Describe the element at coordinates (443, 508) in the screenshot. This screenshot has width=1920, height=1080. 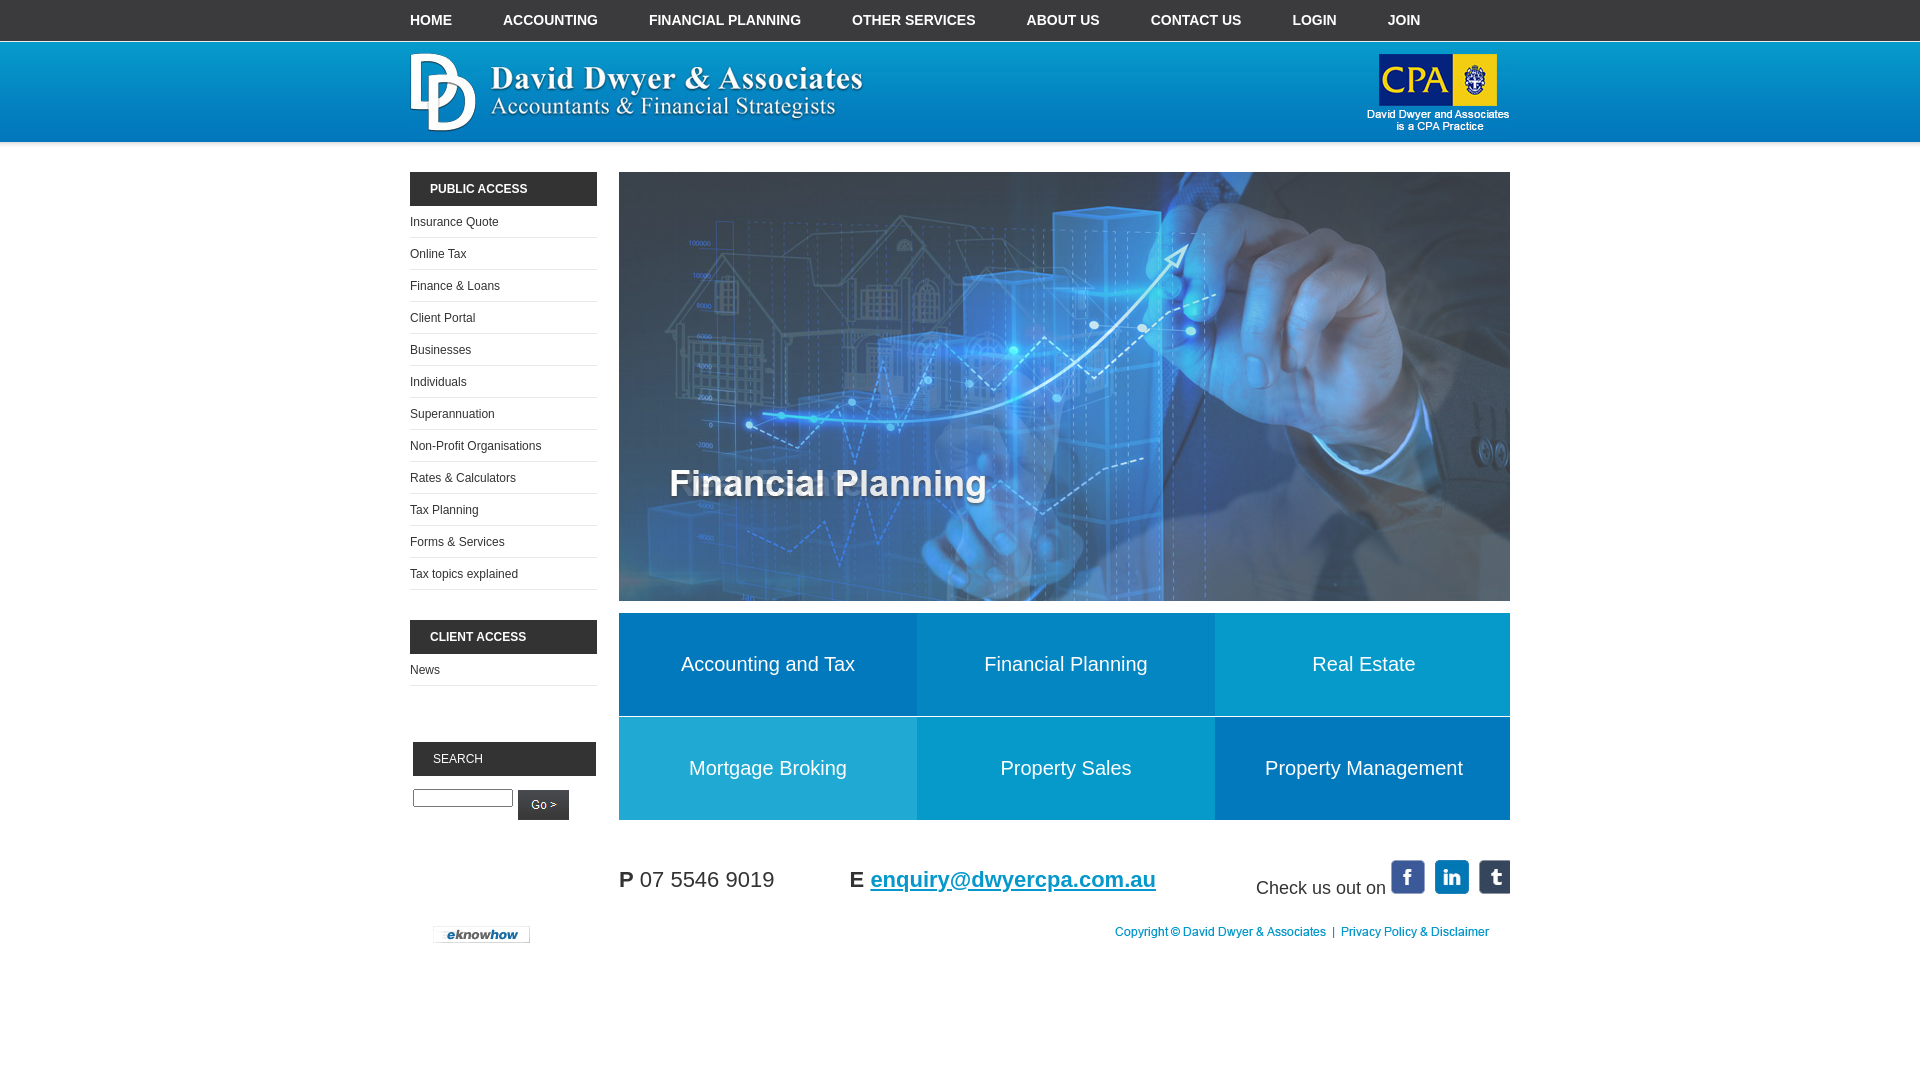
I see `'Tax Planning'` at that location.